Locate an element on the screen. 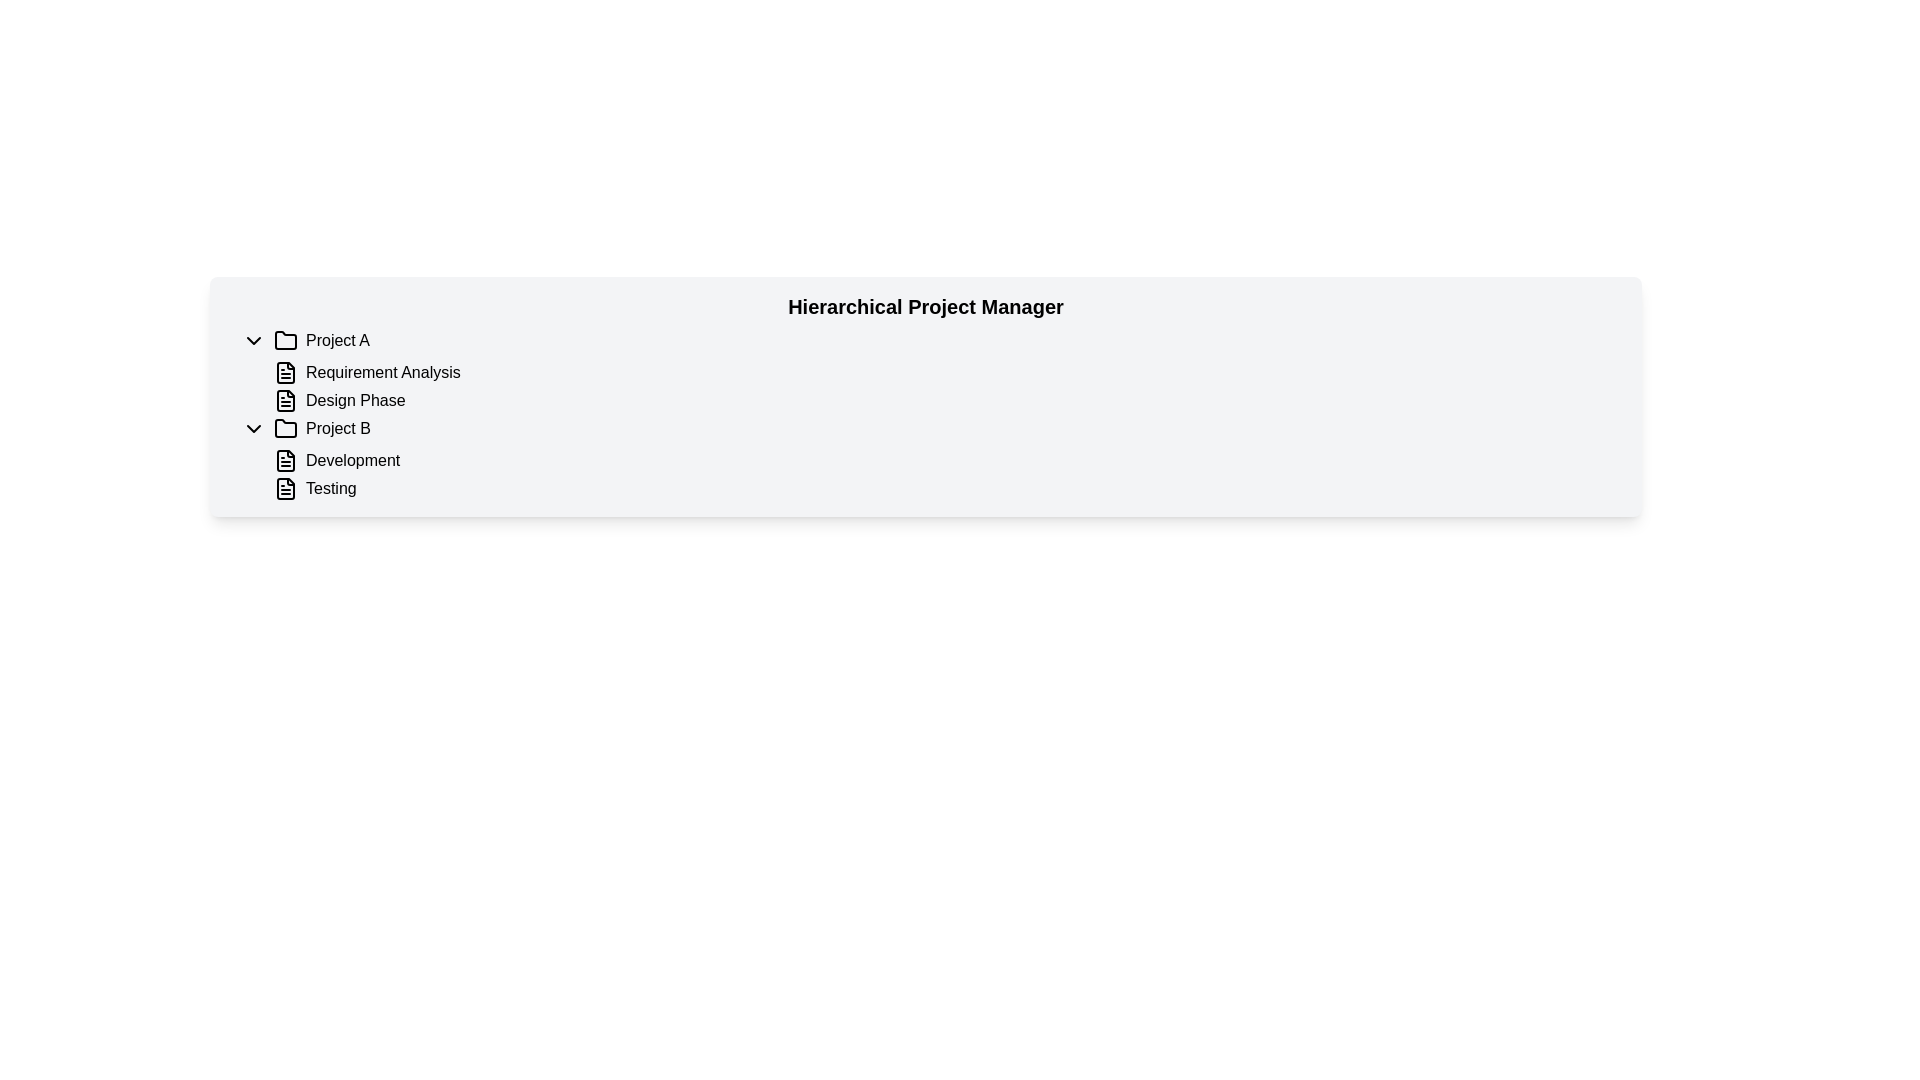  the text label named 'Testing' is located at coordinates (331, 489).